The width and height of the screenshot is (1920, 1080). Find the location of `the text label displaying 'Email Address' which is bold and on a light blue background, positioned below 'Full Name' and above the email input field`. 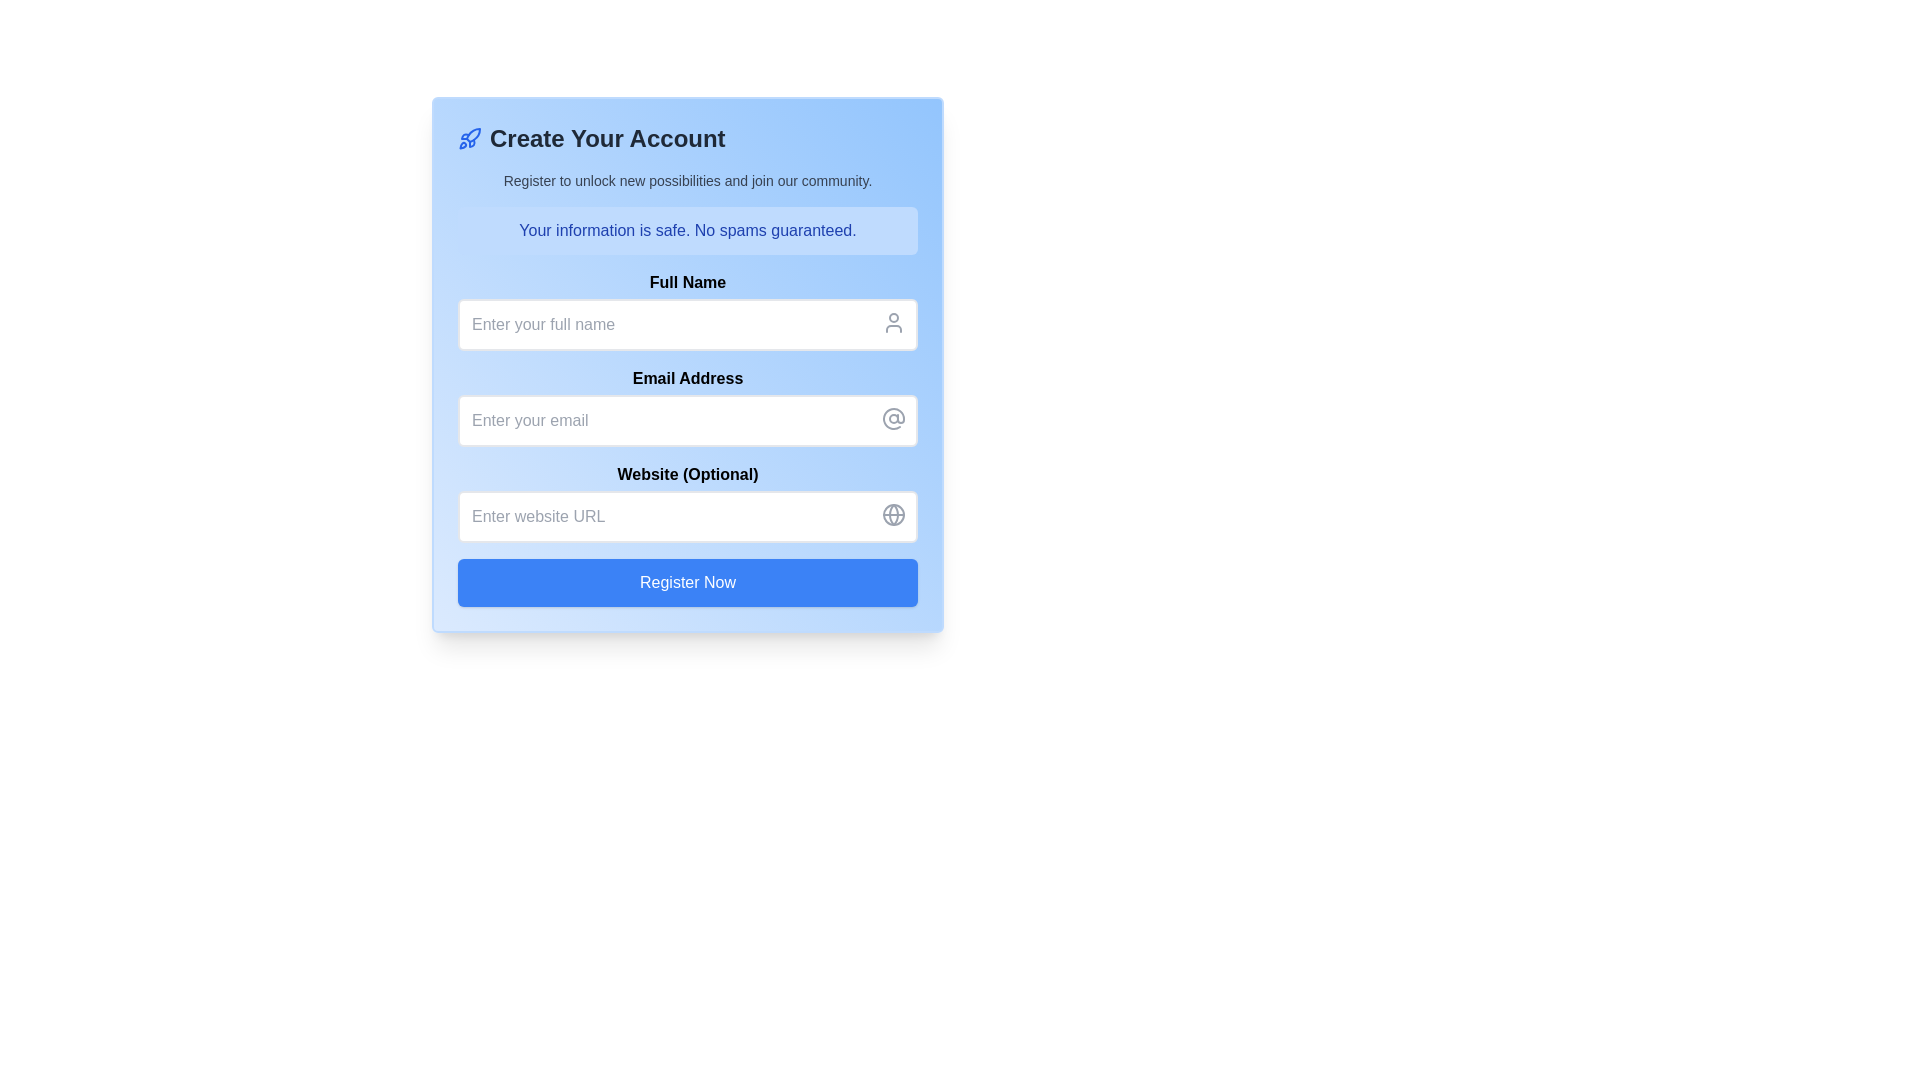

the text label displaying 'Email Address' which is bold and on a light blue background, positioned below 'Full Name' and above the email input field is located at coordinates (687, 378).